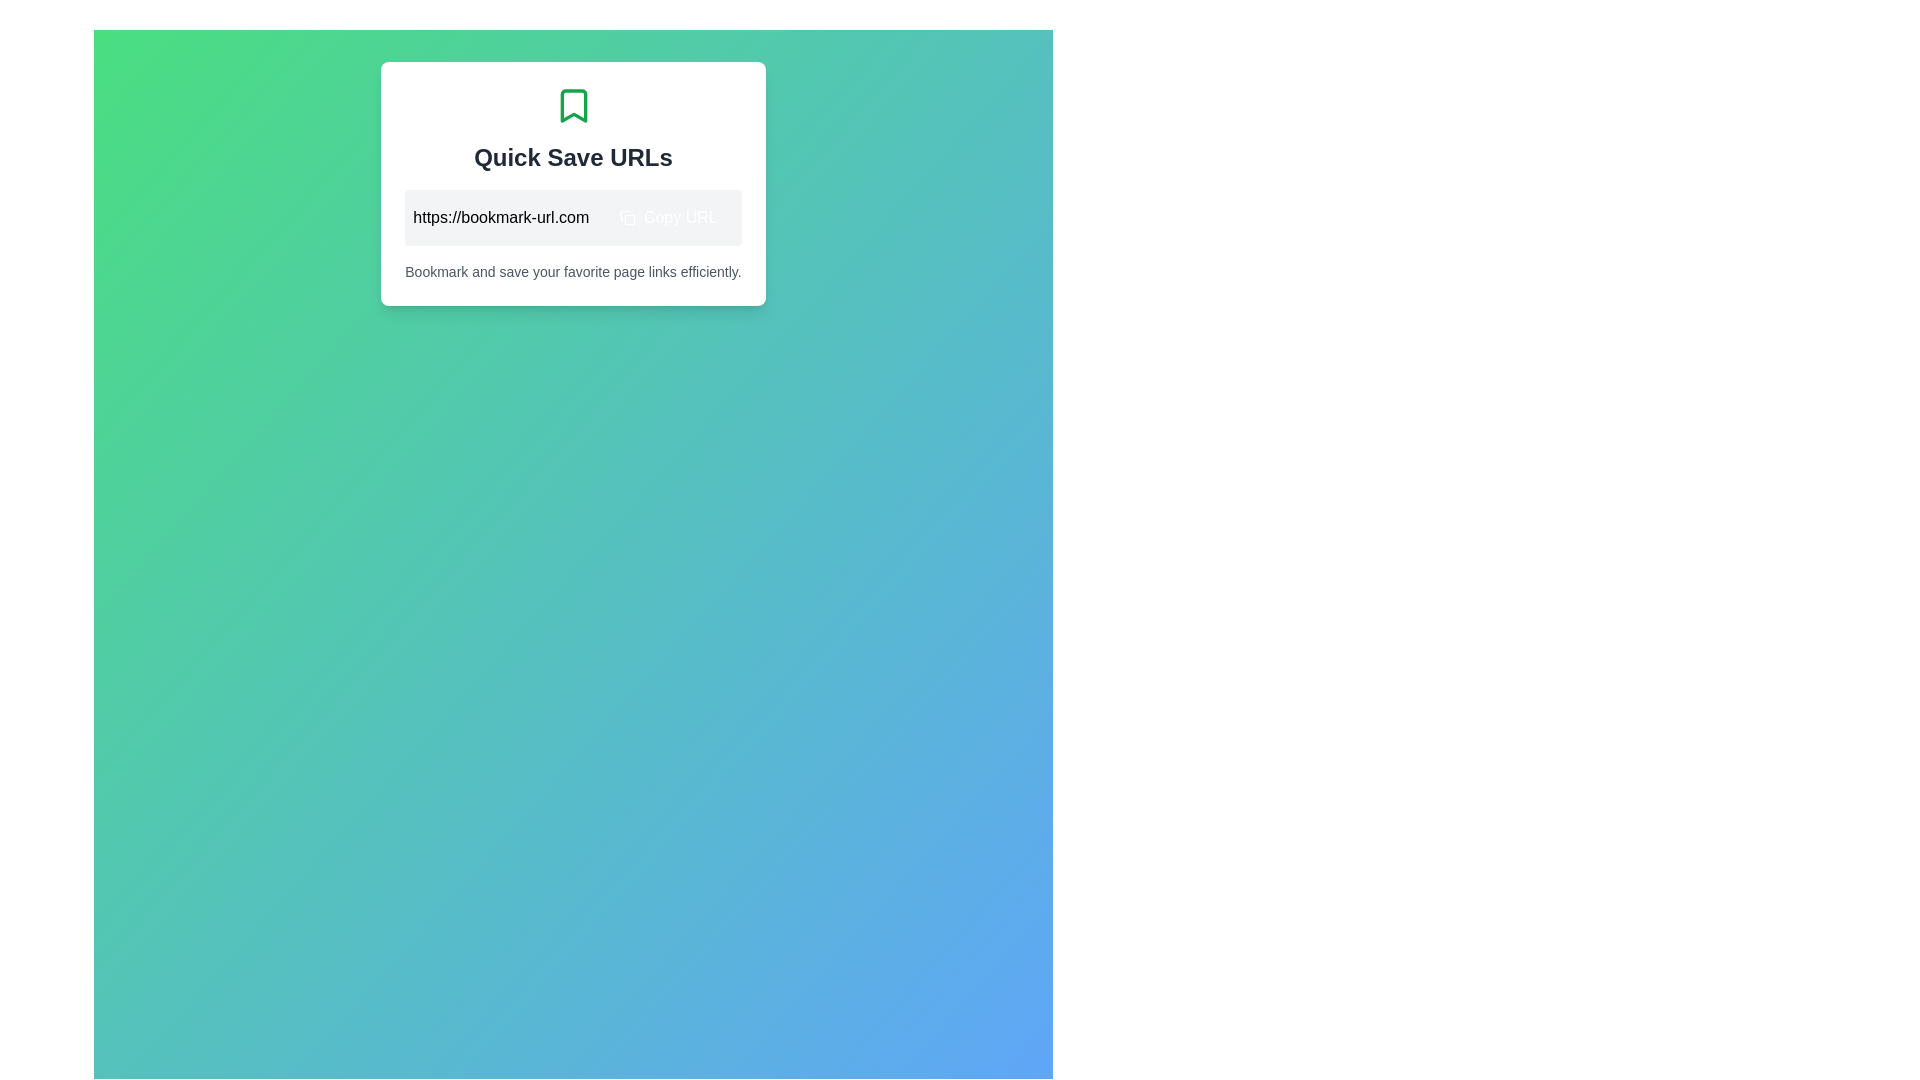 The width and height of the screenshot is (1920, 1080). I want to click on the save or bookmark icon located at the top center of the card, directly above the title 'Quick Save URLs', so click(572, 105).